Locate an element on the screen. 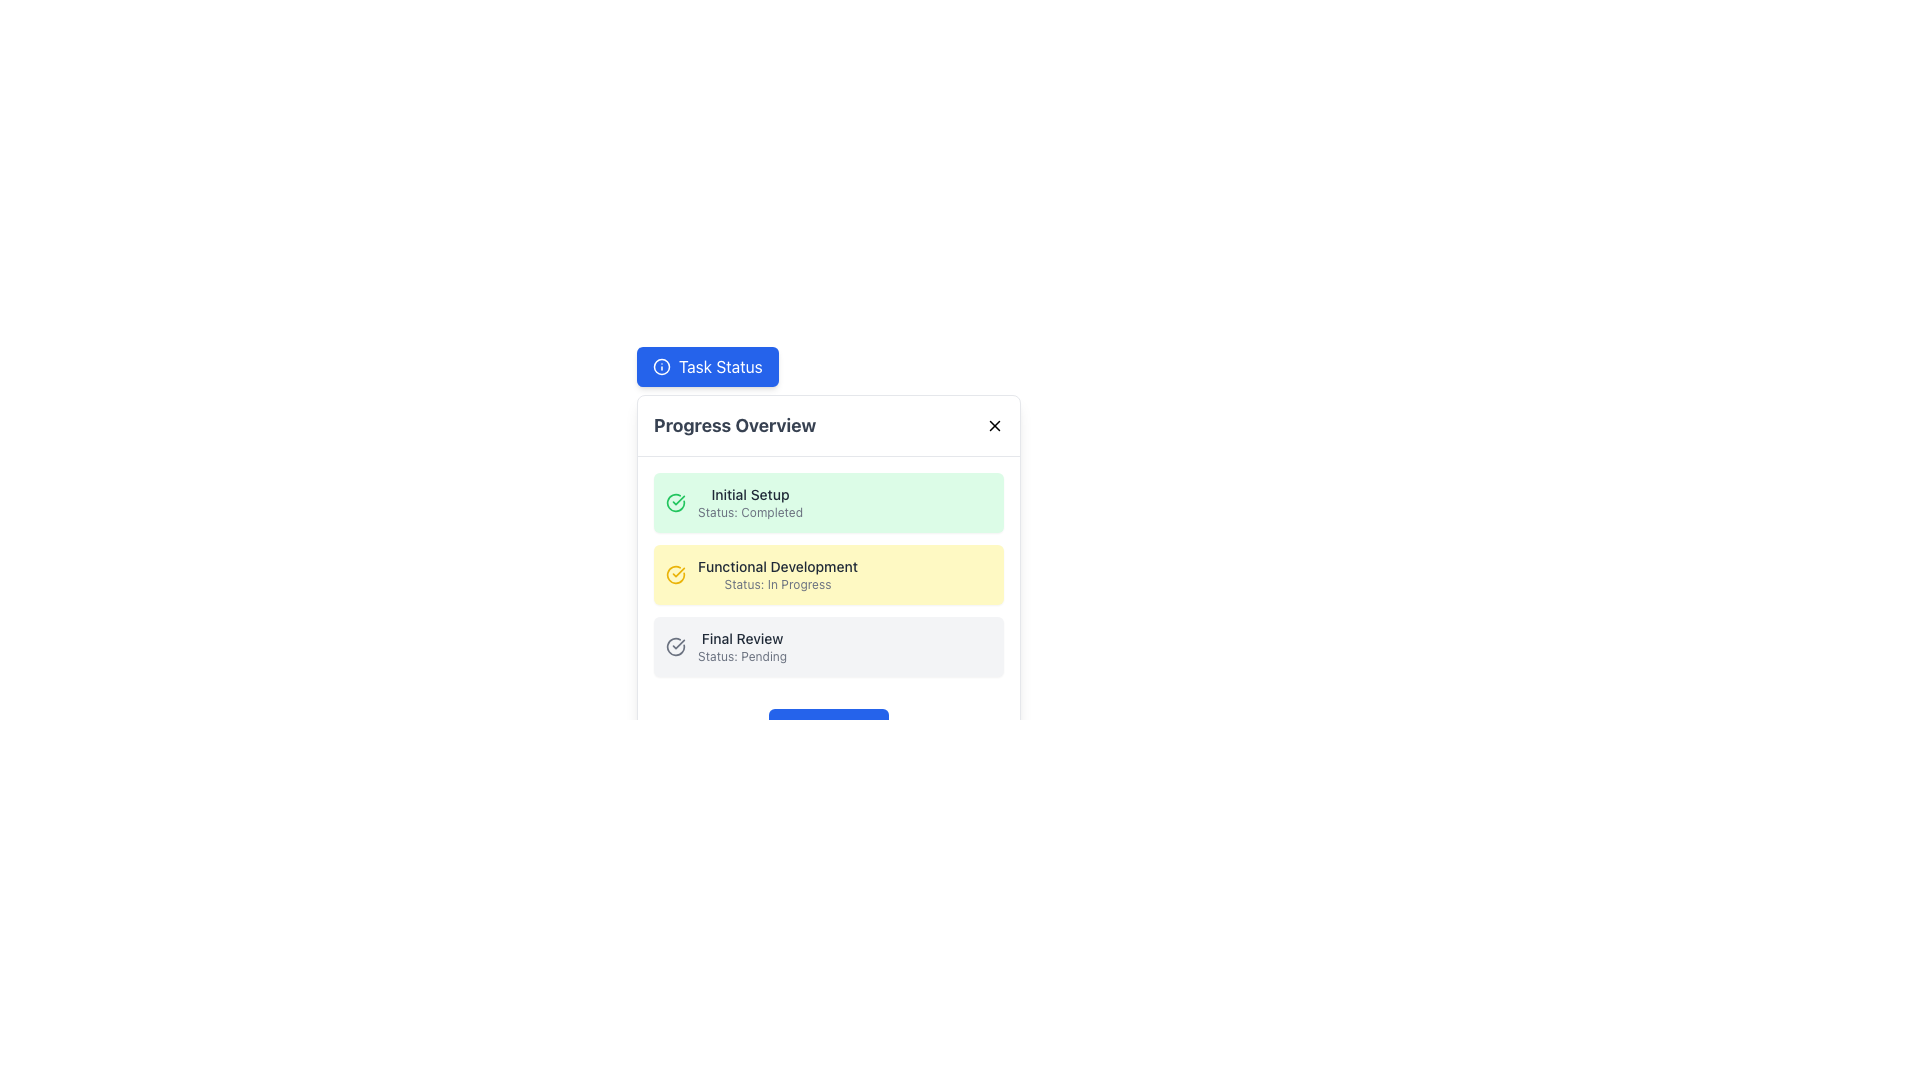 This screenshot has height=1080, width=1920. the 'View Details' button, which is a rectangular button with white text on a blue background, located at the bottom center of the 'Progress Overview' dialog box is located at coordinates (829, 726).